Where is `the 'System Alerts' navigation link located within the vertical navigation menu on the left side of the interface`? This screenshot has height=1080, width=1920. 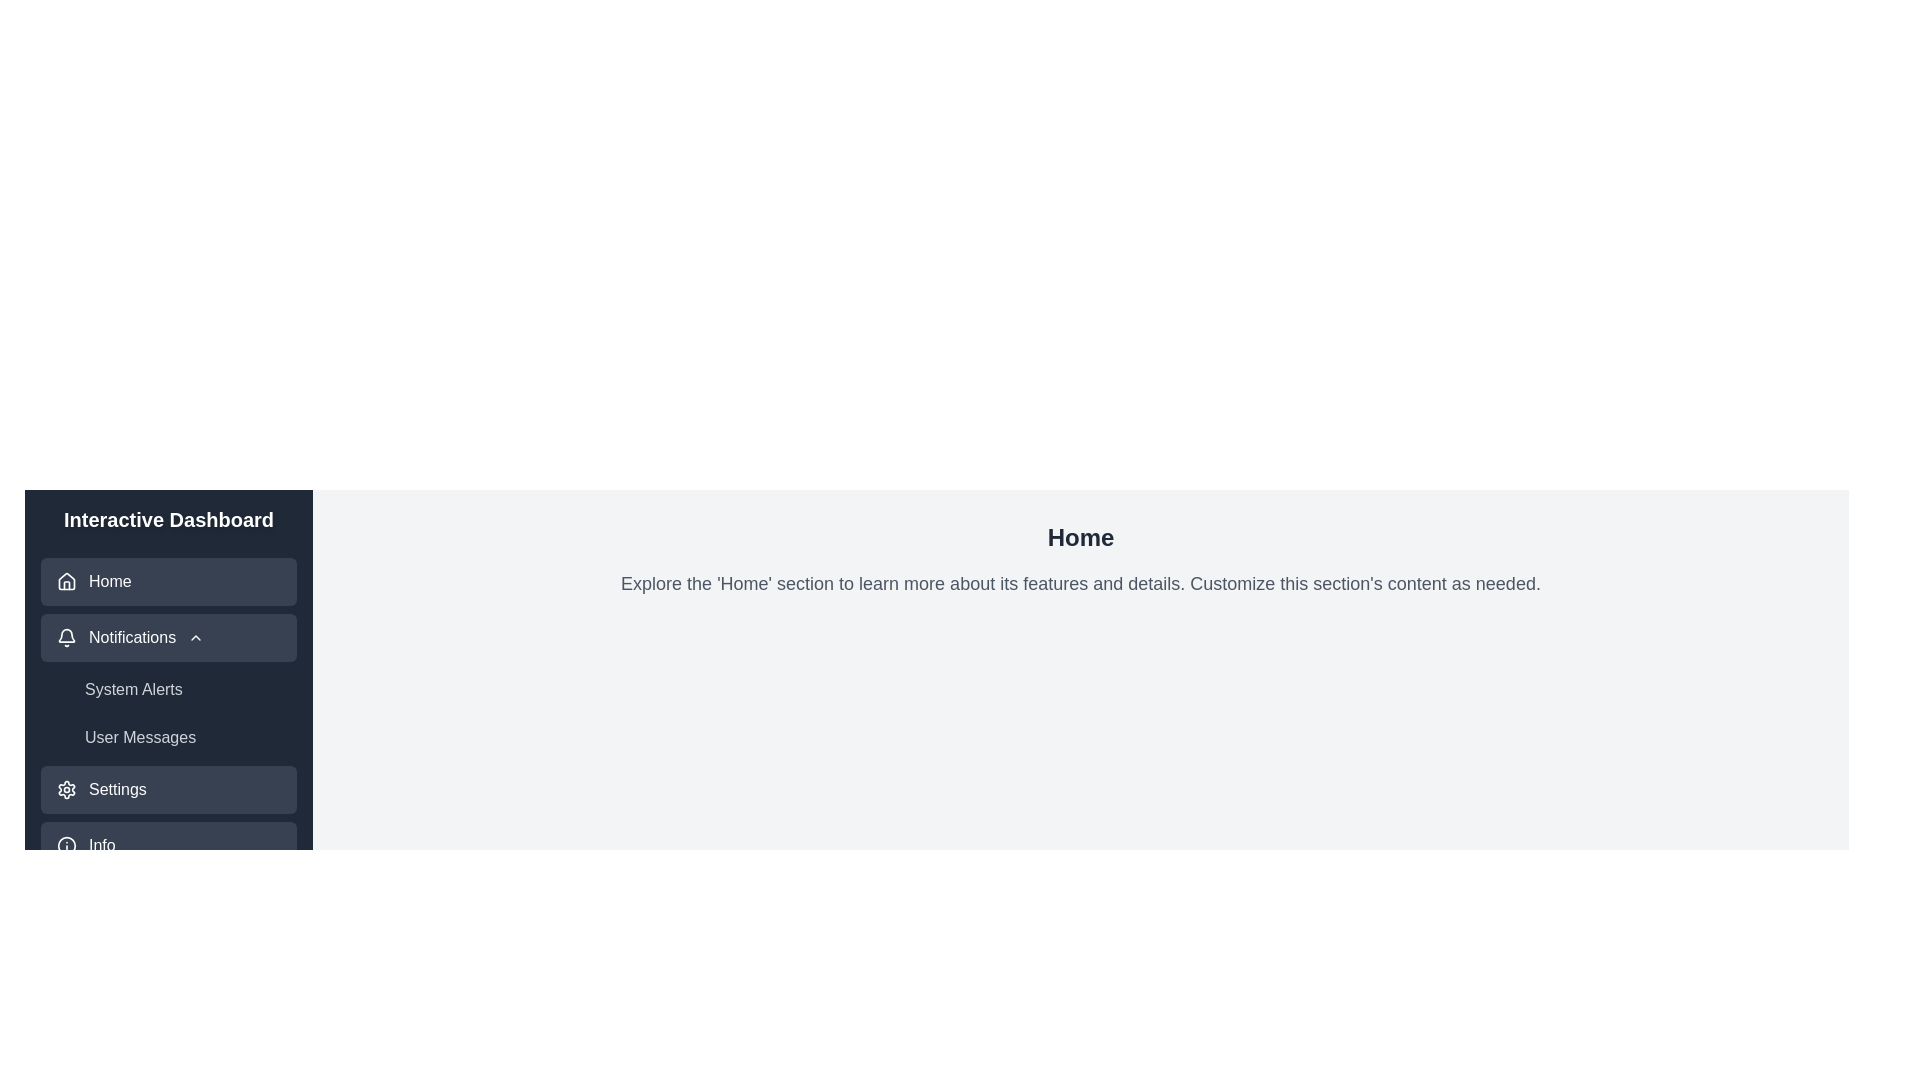
the 'System Alerts' navigation link located within the vertical navigation menu on the left side of the interface is located at coordinates (168, 712).